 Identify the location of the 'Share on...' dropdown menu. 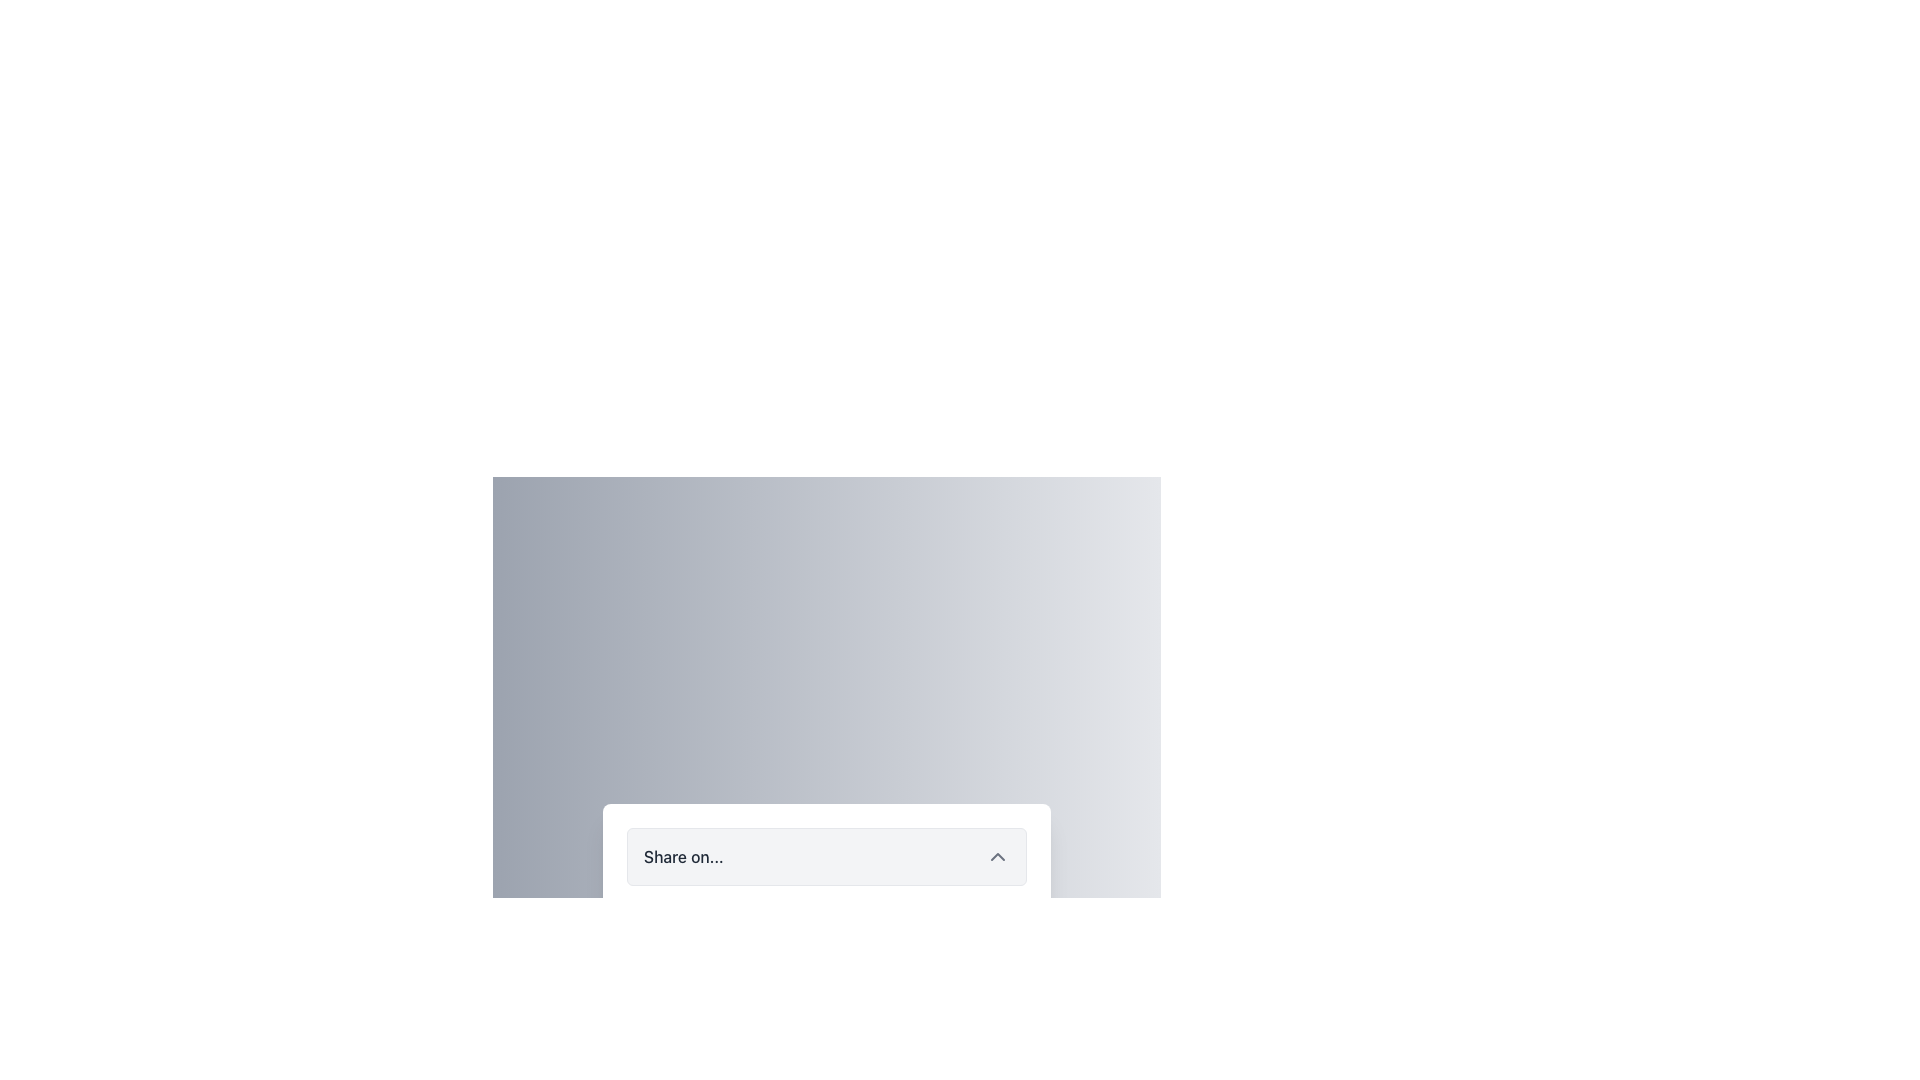
(826, 675).